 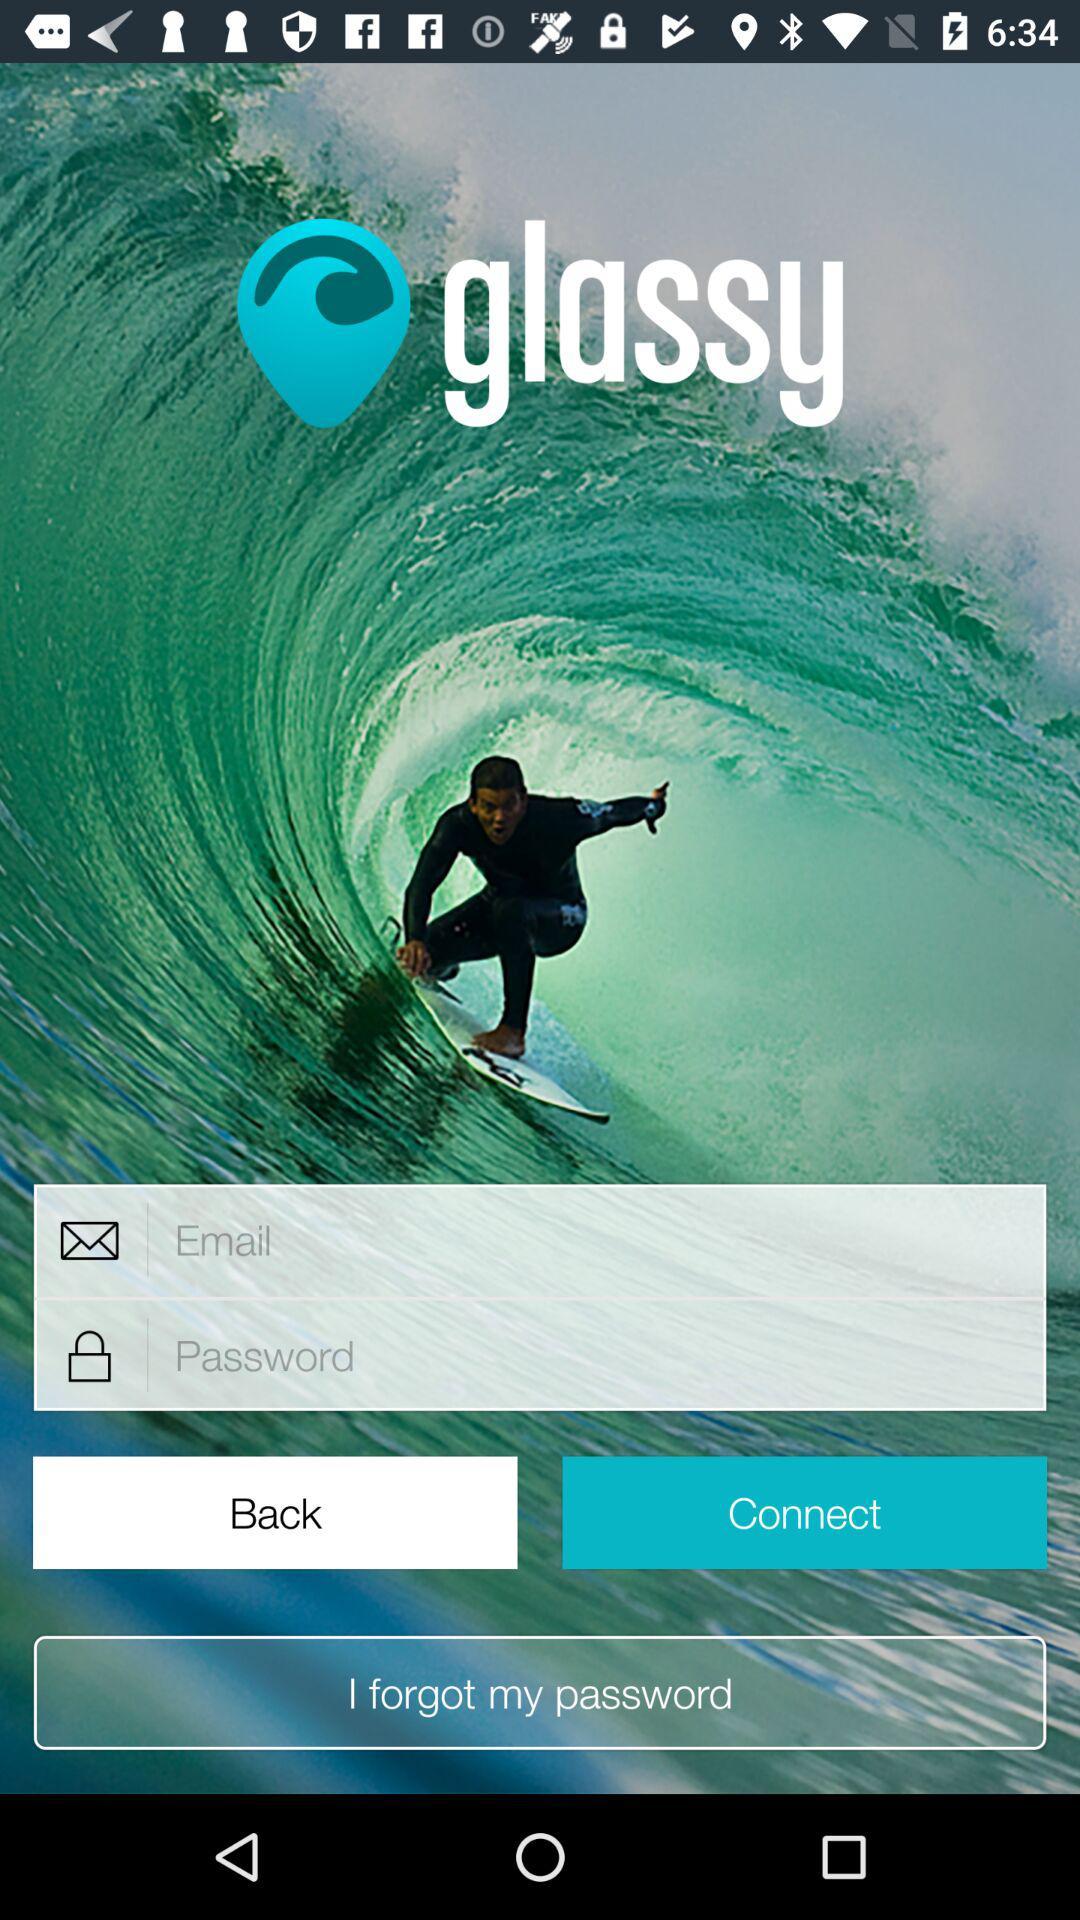 What do you see at coordinates (803, 1512) in the screenshot?
I see `connect icon` at bounding box center [803, 1512].